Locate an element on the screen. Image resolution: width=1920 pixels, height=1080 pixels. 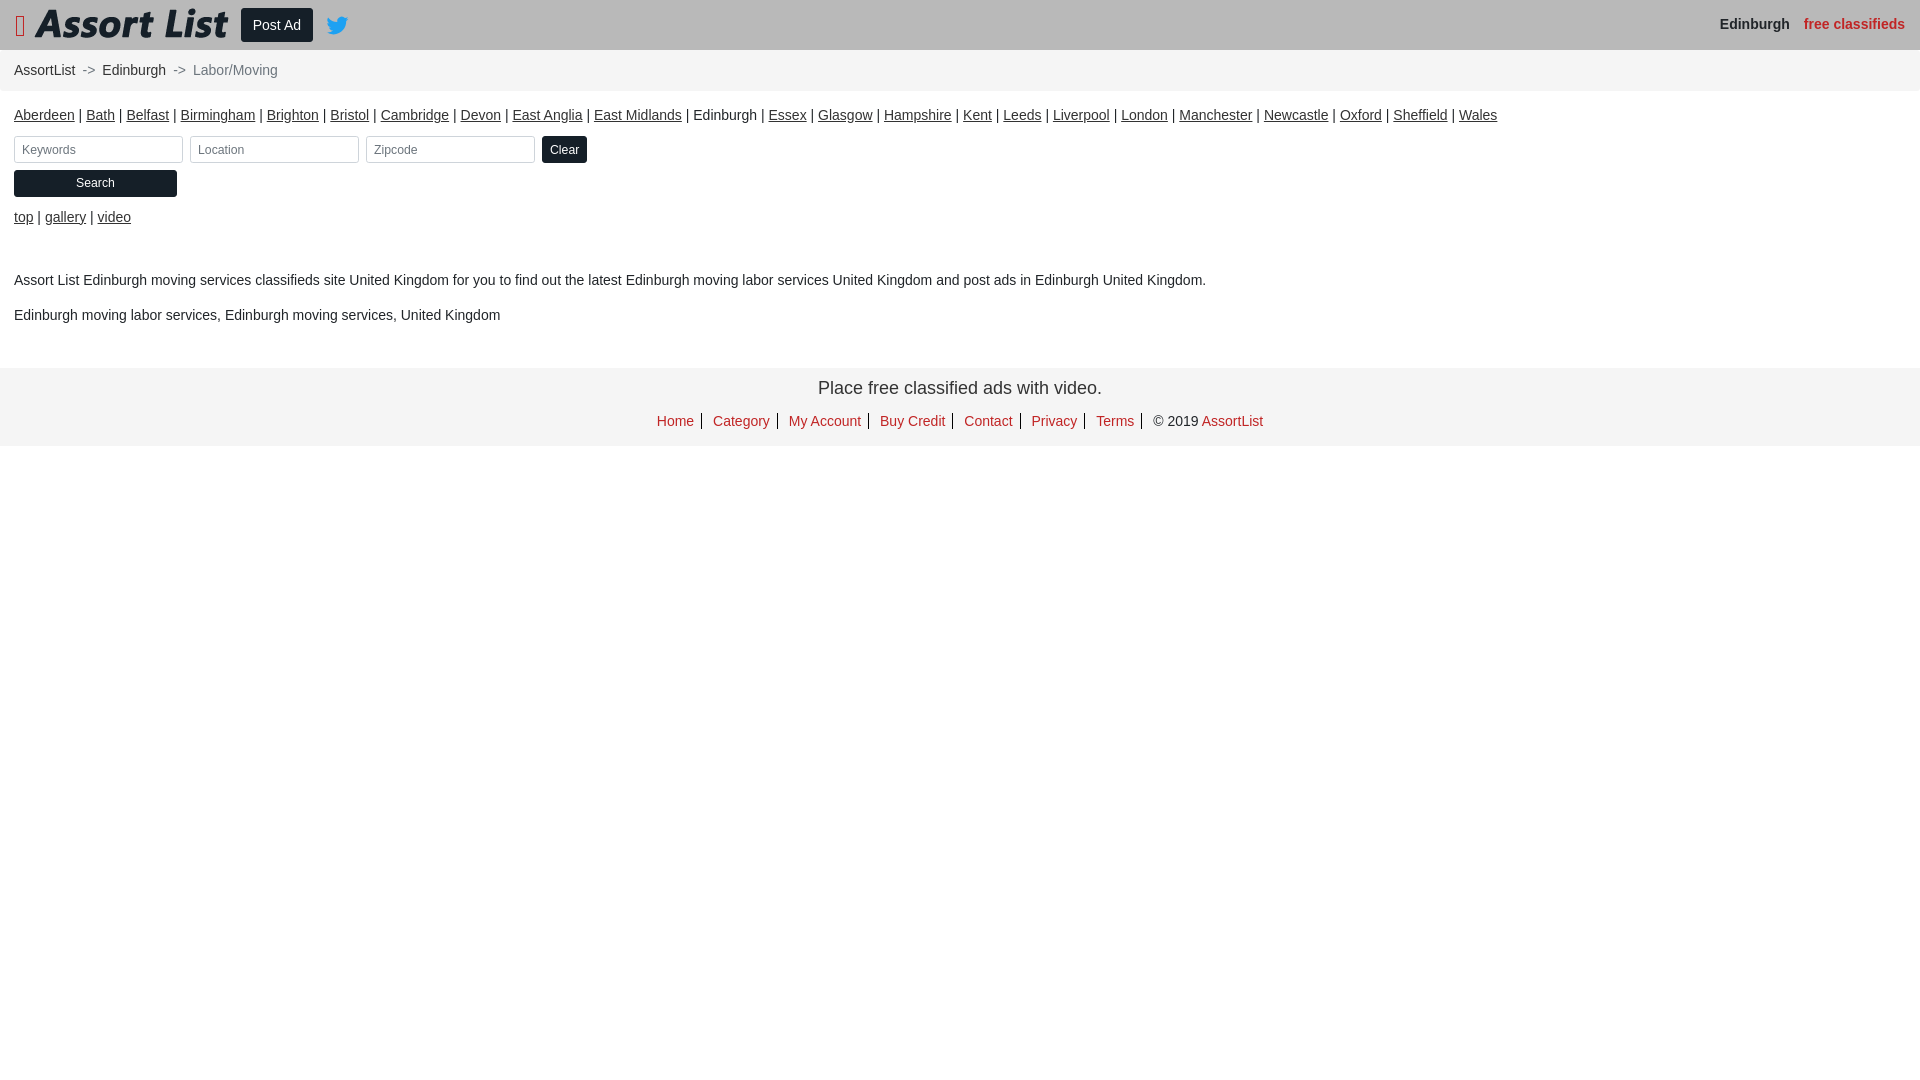
'Birmingham' is located at coordinates (218, 115).